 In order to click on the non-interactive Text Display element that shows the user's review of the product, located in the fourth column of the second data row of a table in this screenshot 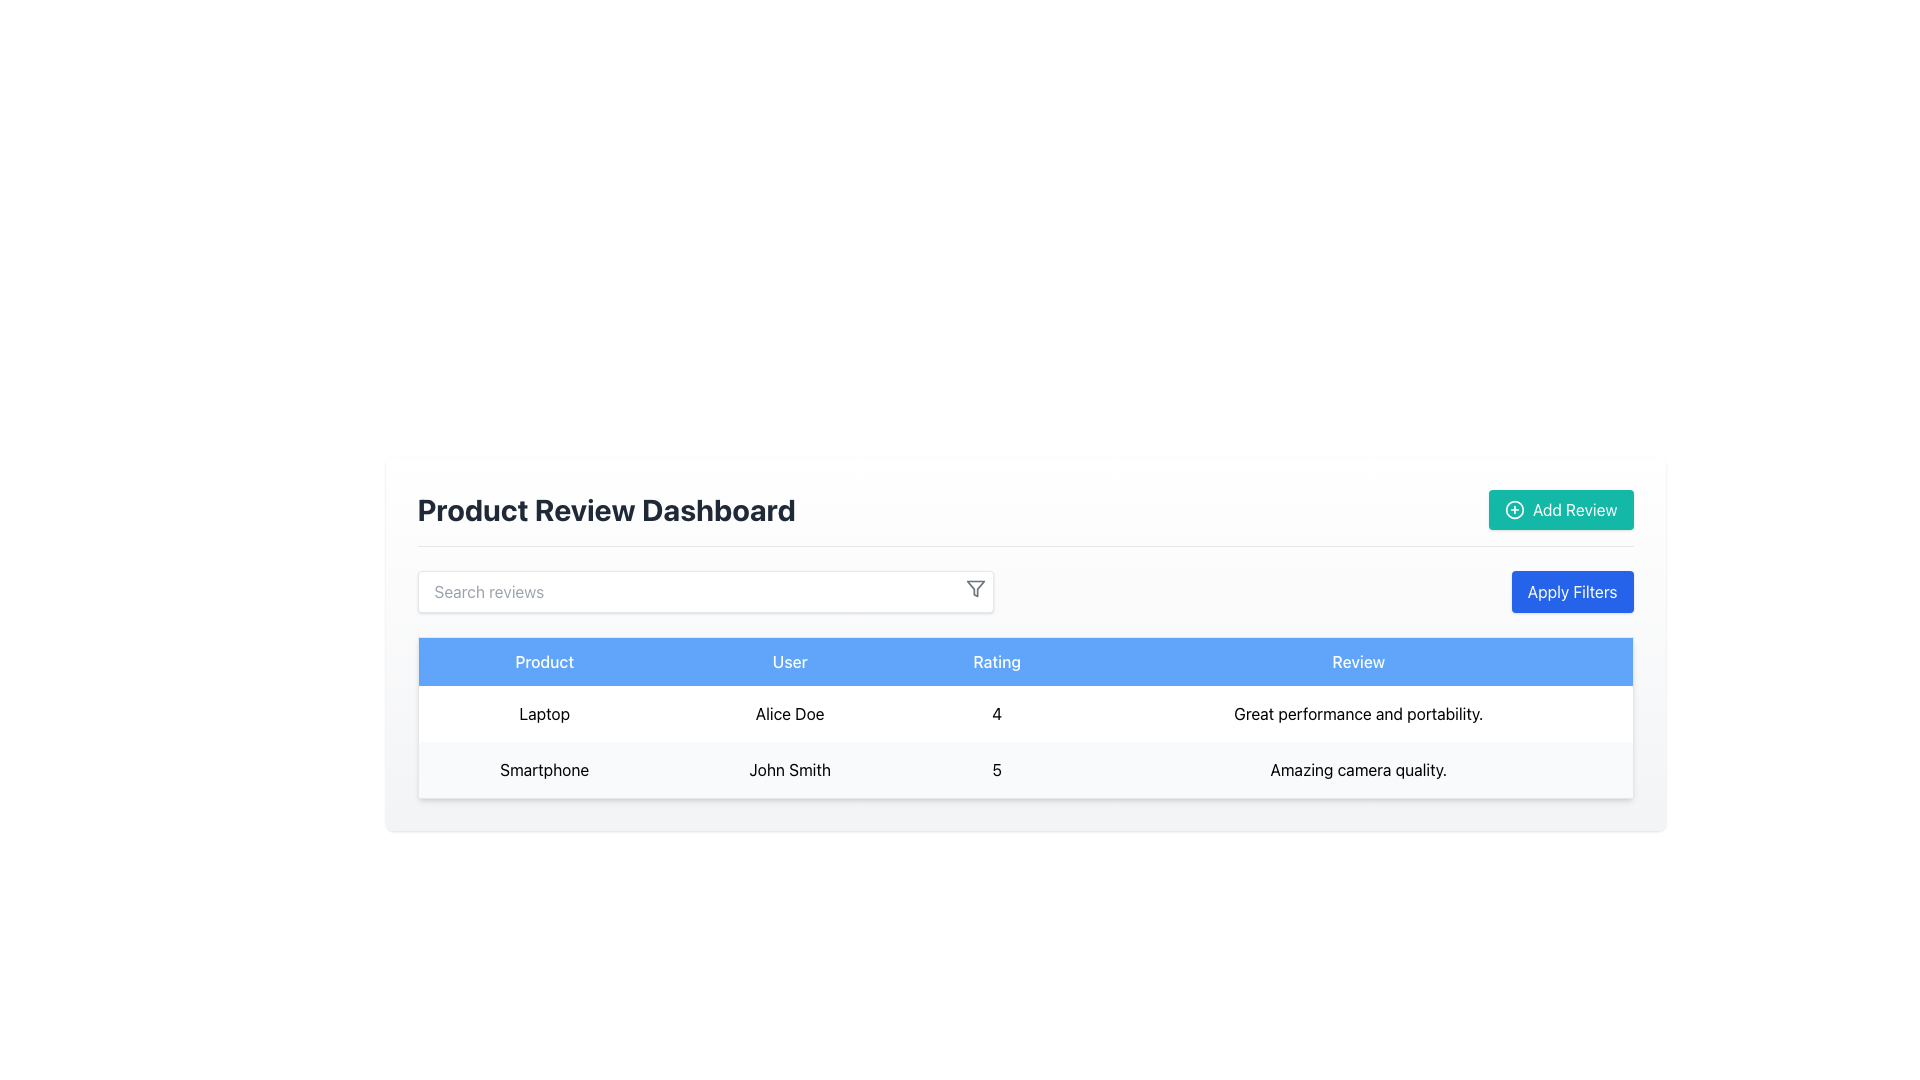, I will do `click(1359, 769)`.